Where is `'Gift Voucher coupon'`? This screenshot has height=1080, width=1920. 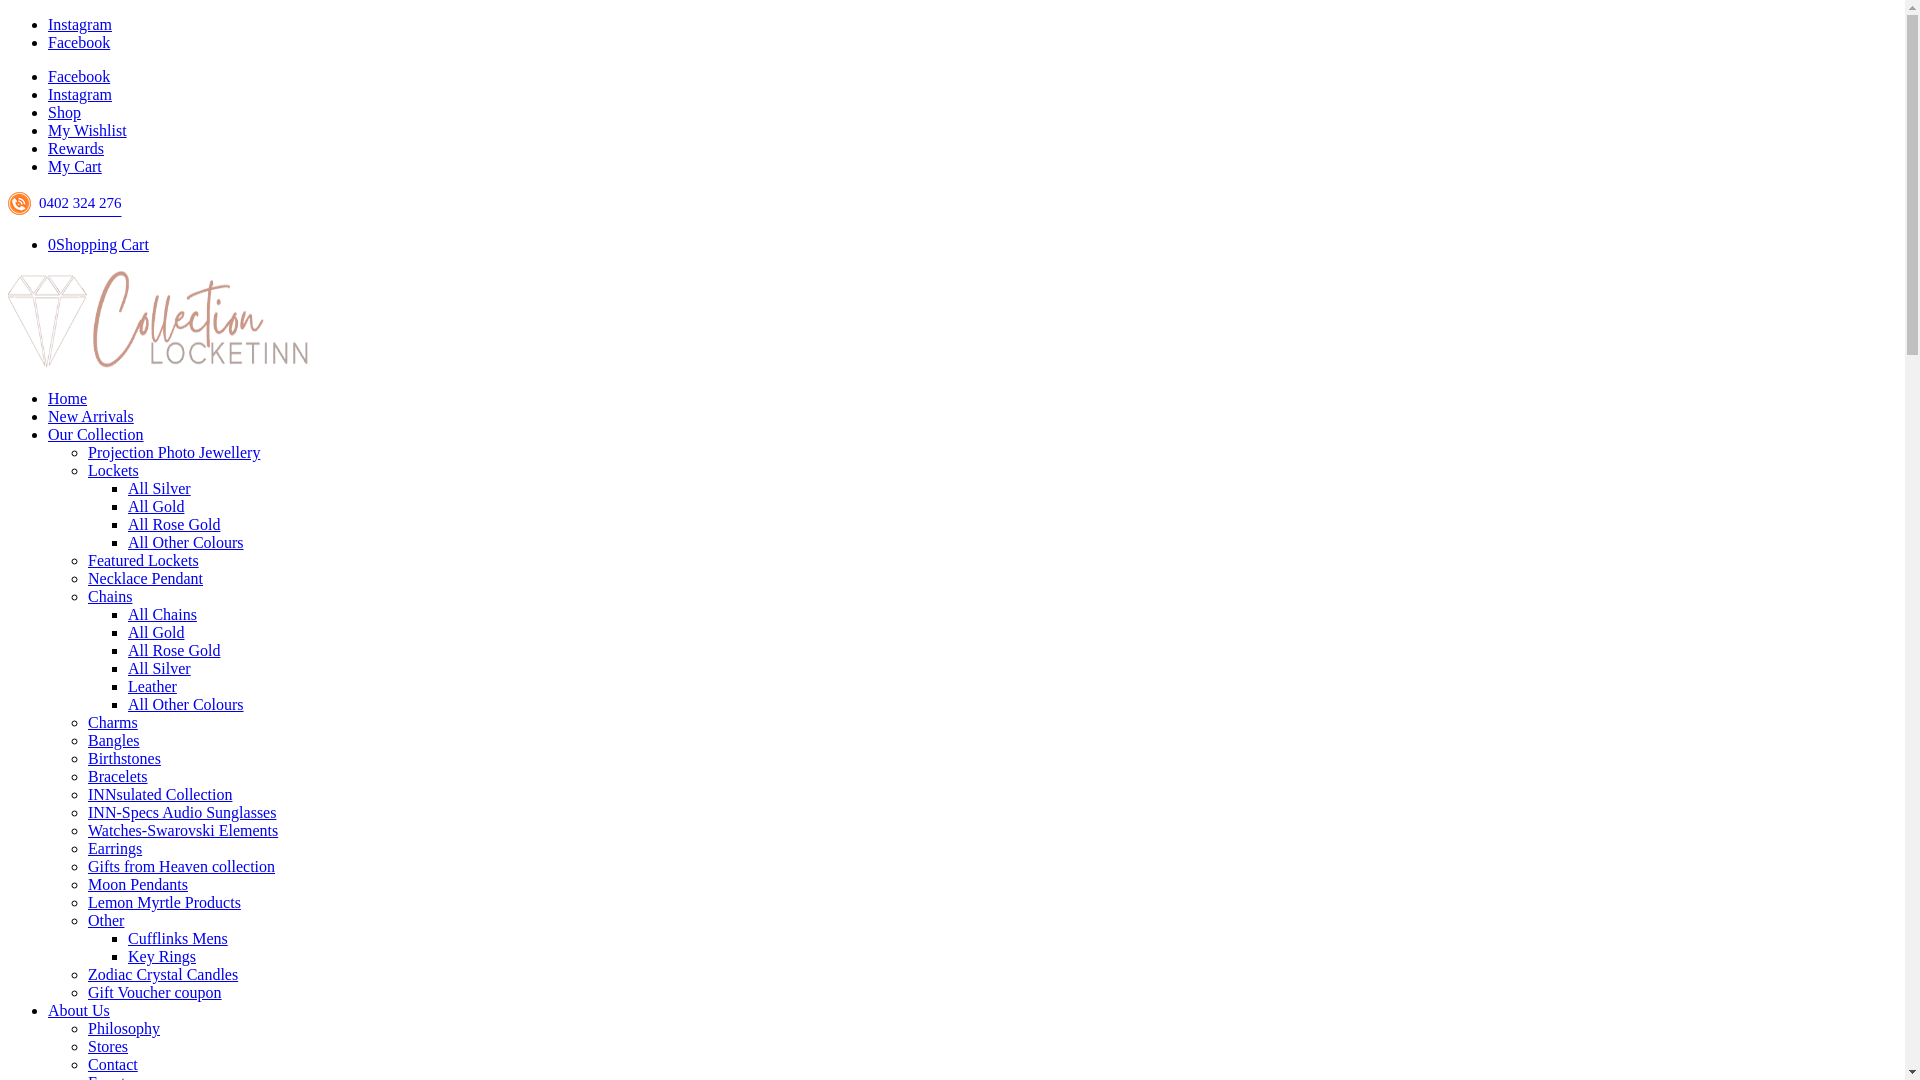 'Gift Voucher coupon' is located at coordinates (153, 992).